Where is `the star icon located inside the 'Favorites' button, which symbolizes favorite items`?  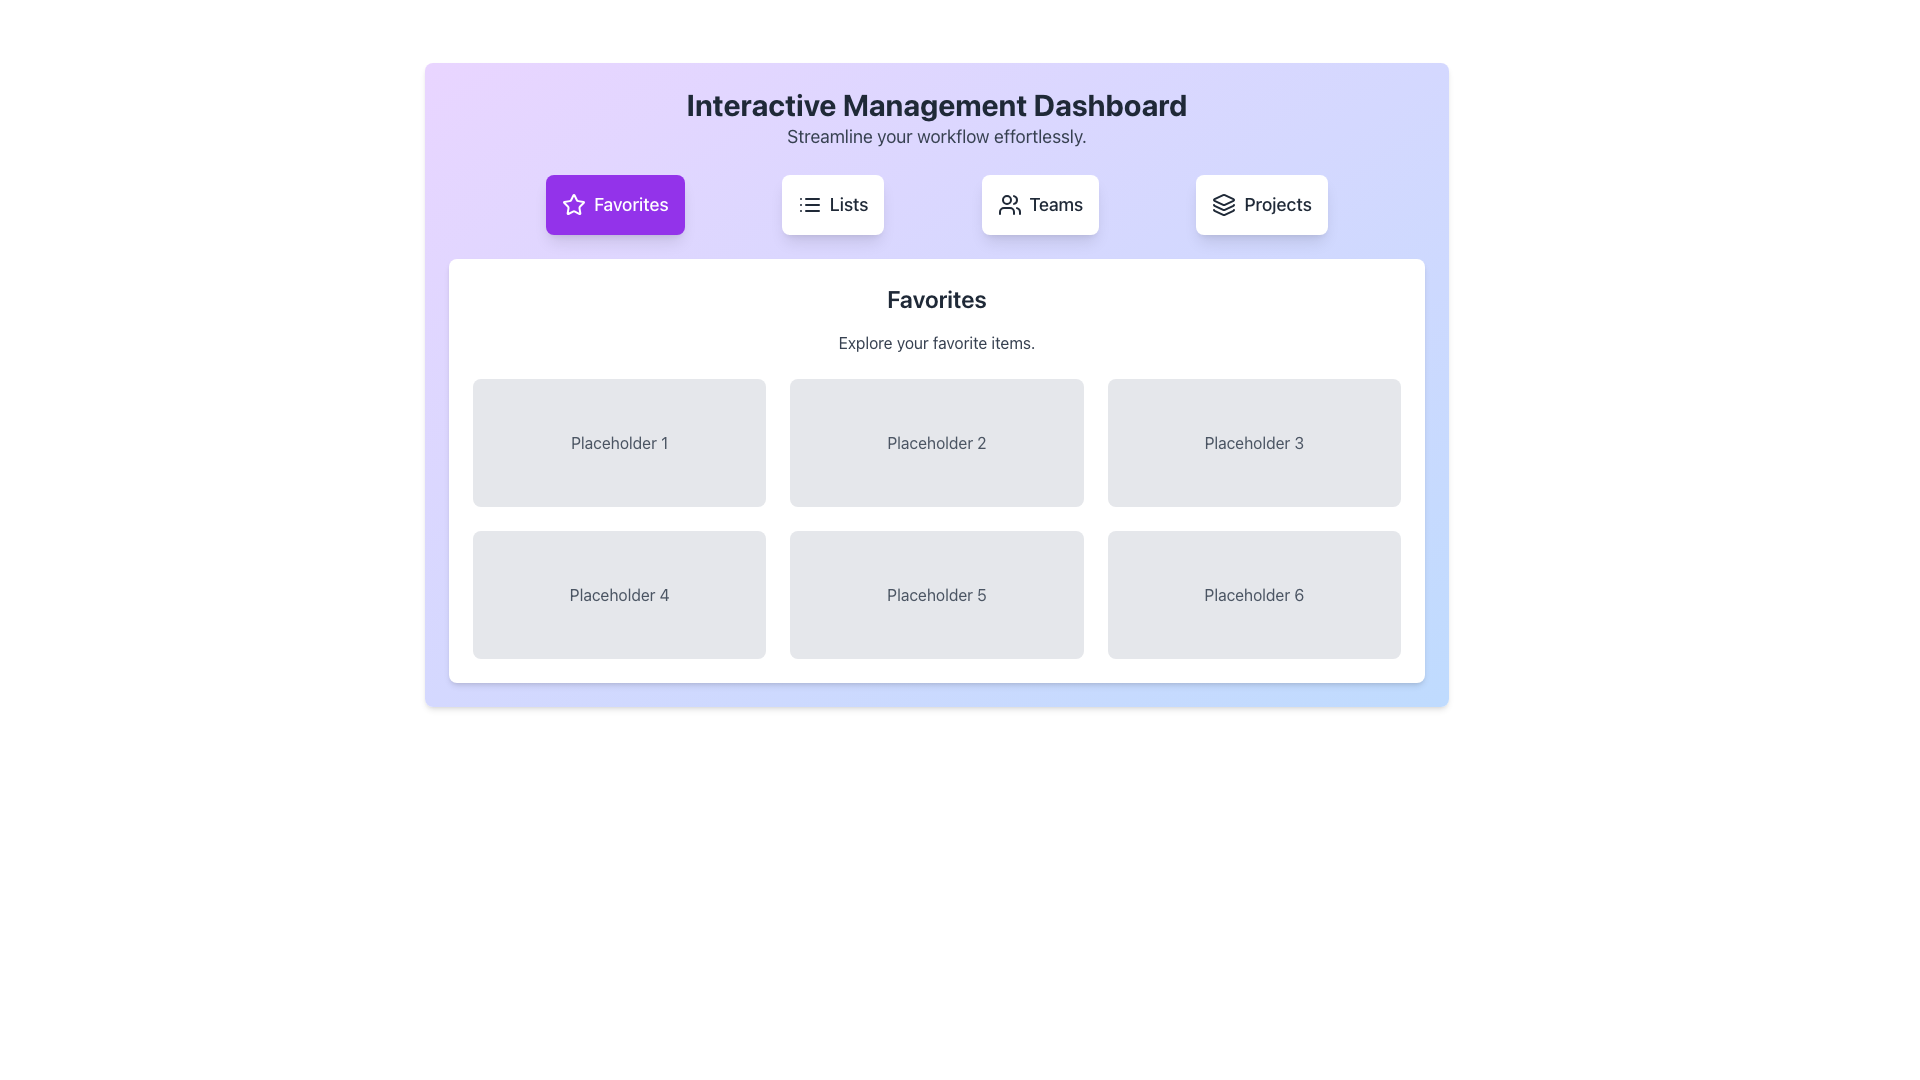 the star icon located inside the 'Favorites' button, which symbolizes favorite items is located at coordinates (573, 204).